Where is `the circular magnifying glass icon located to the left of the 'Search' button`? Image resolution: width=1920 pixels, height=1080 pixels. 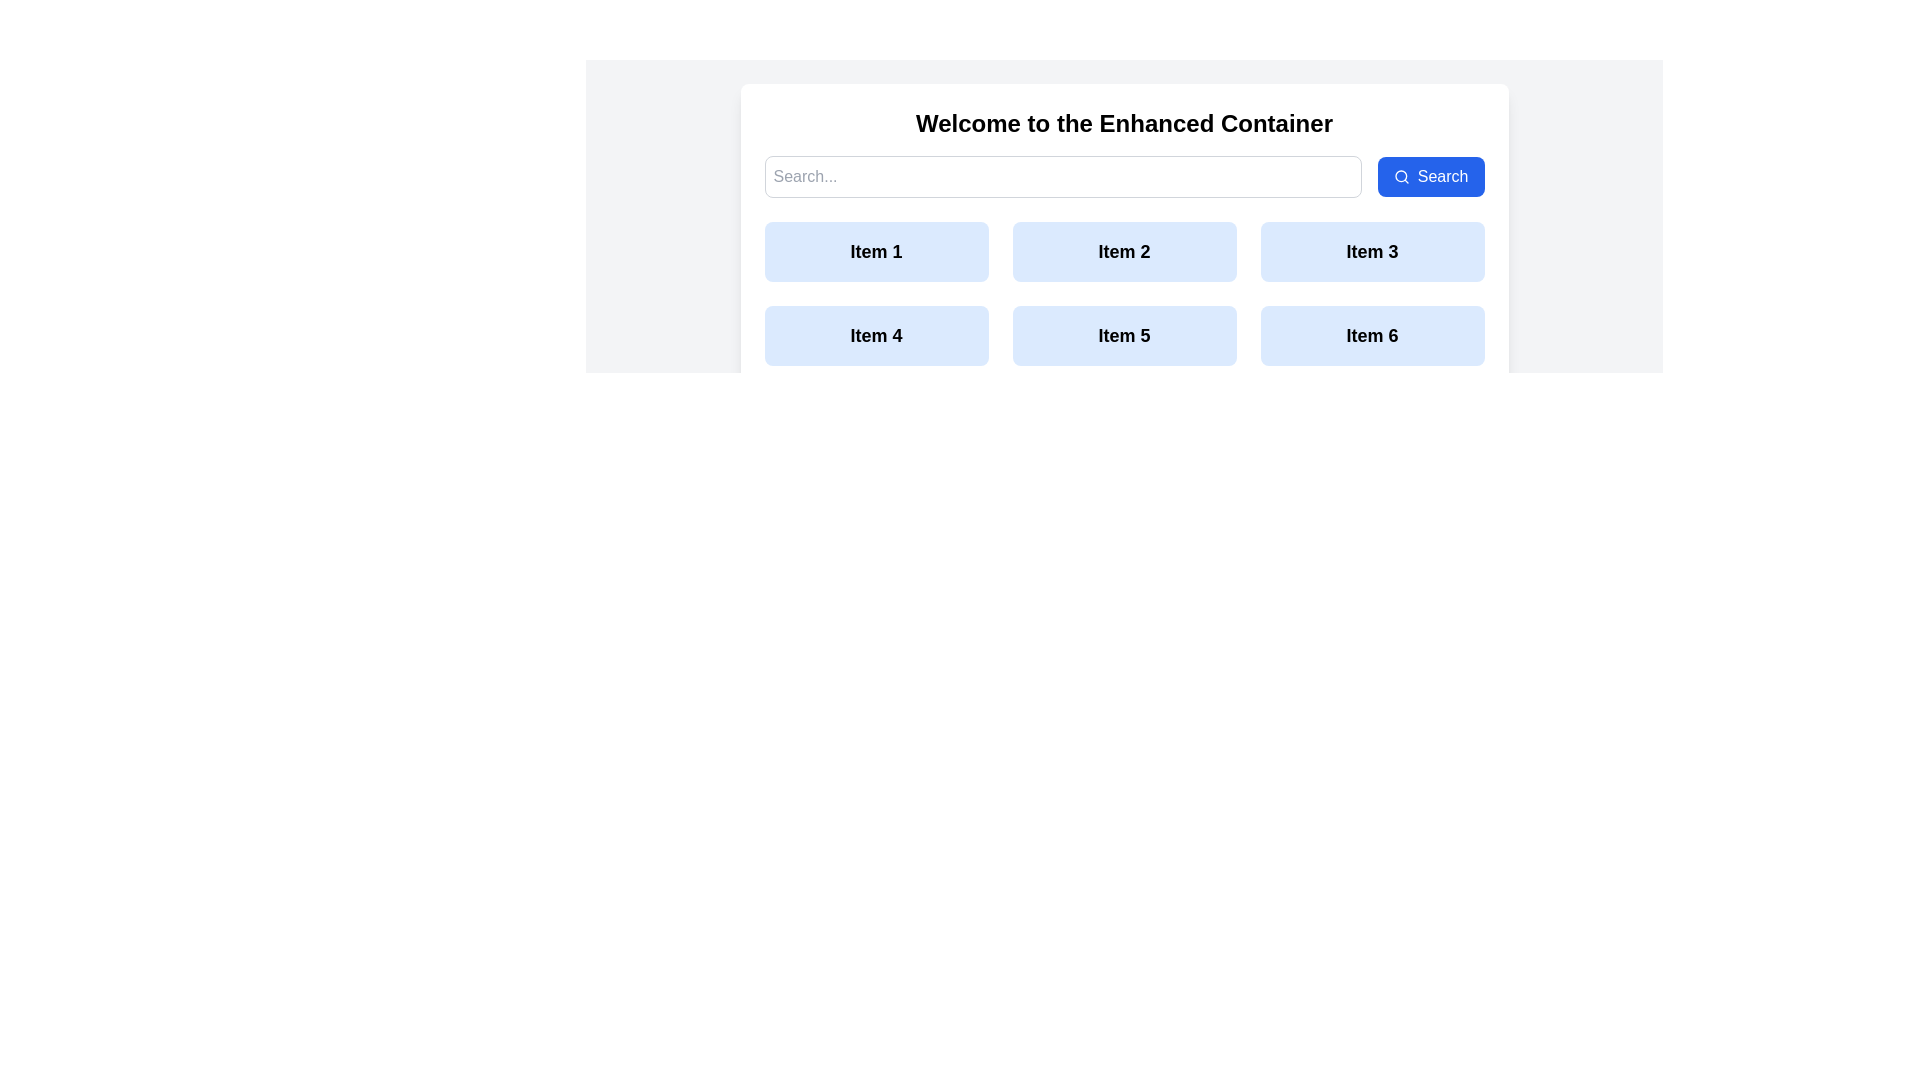
the circular magnifying glass icon located to the left of the 'Search' button is located at coordinates (1400, 176).